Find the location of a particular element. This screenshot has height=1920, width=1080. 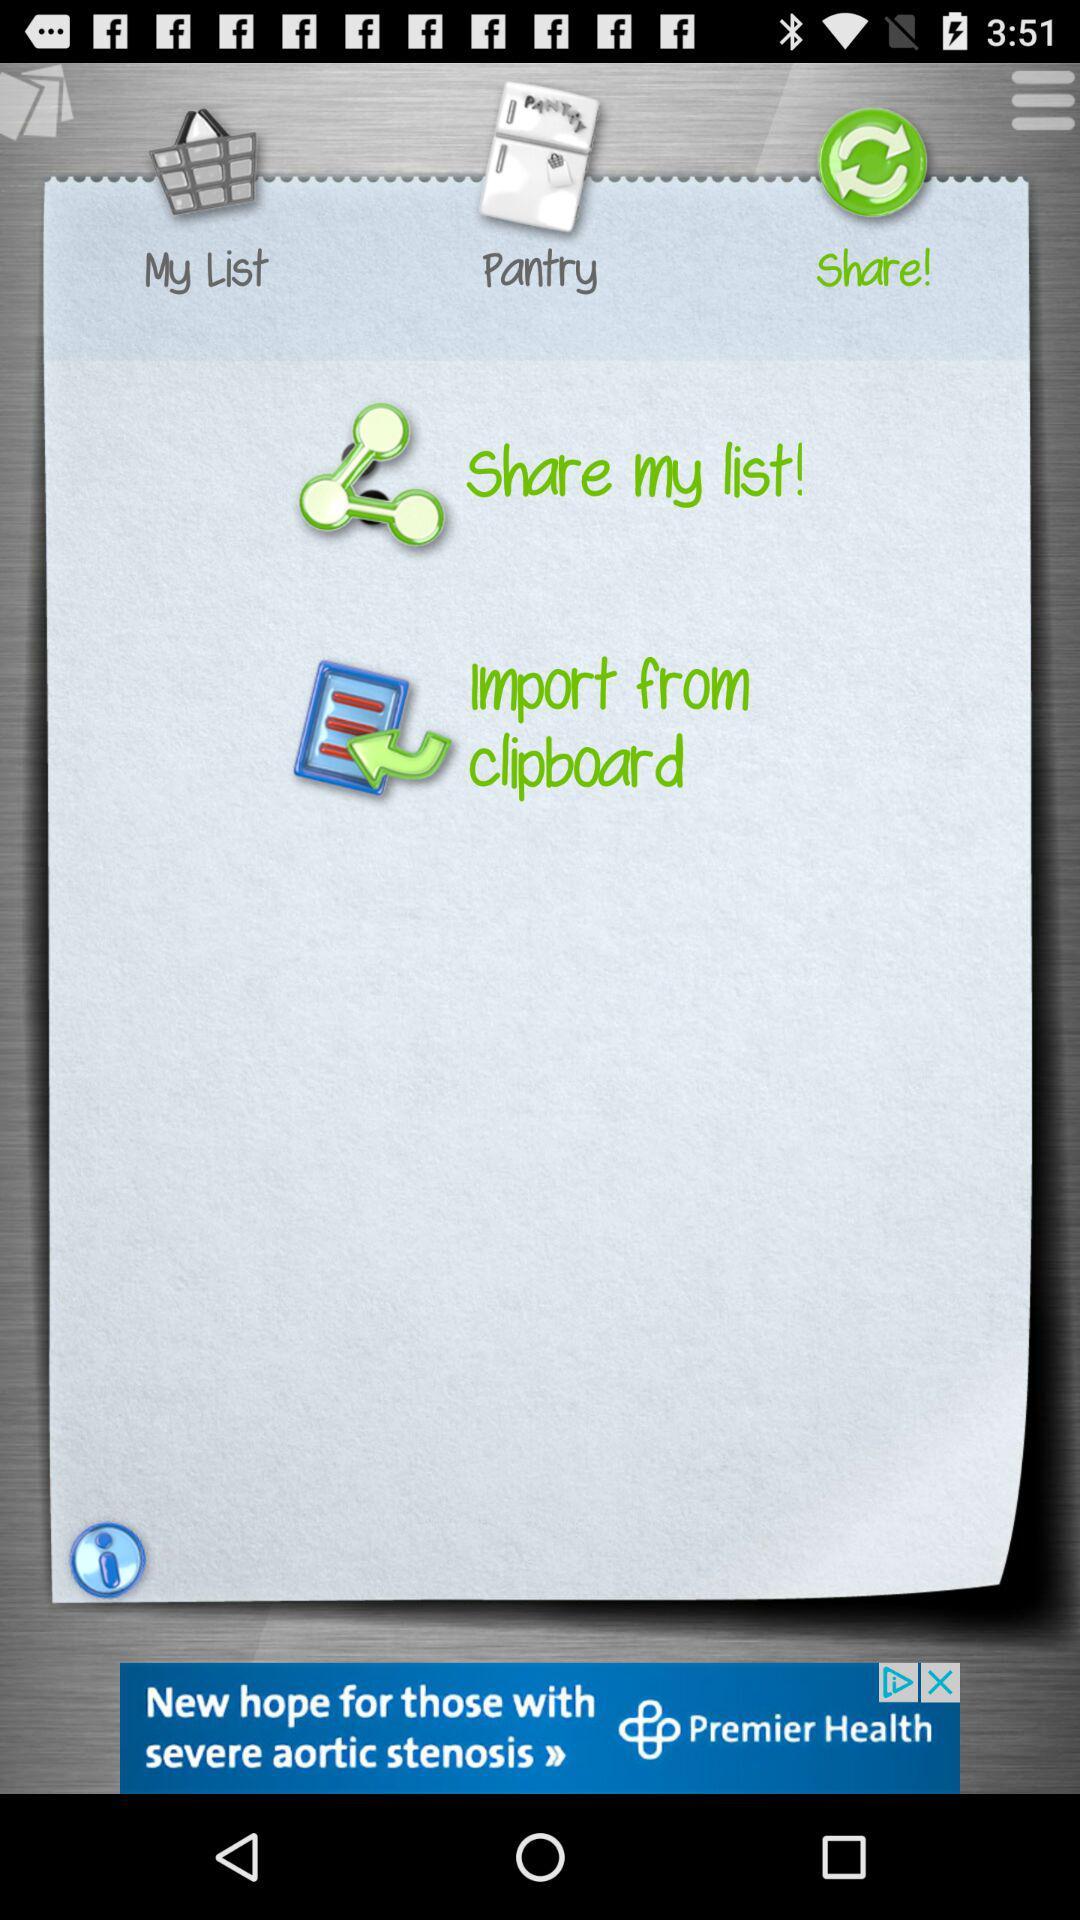

the notification is located at coordinates (104, 1559).